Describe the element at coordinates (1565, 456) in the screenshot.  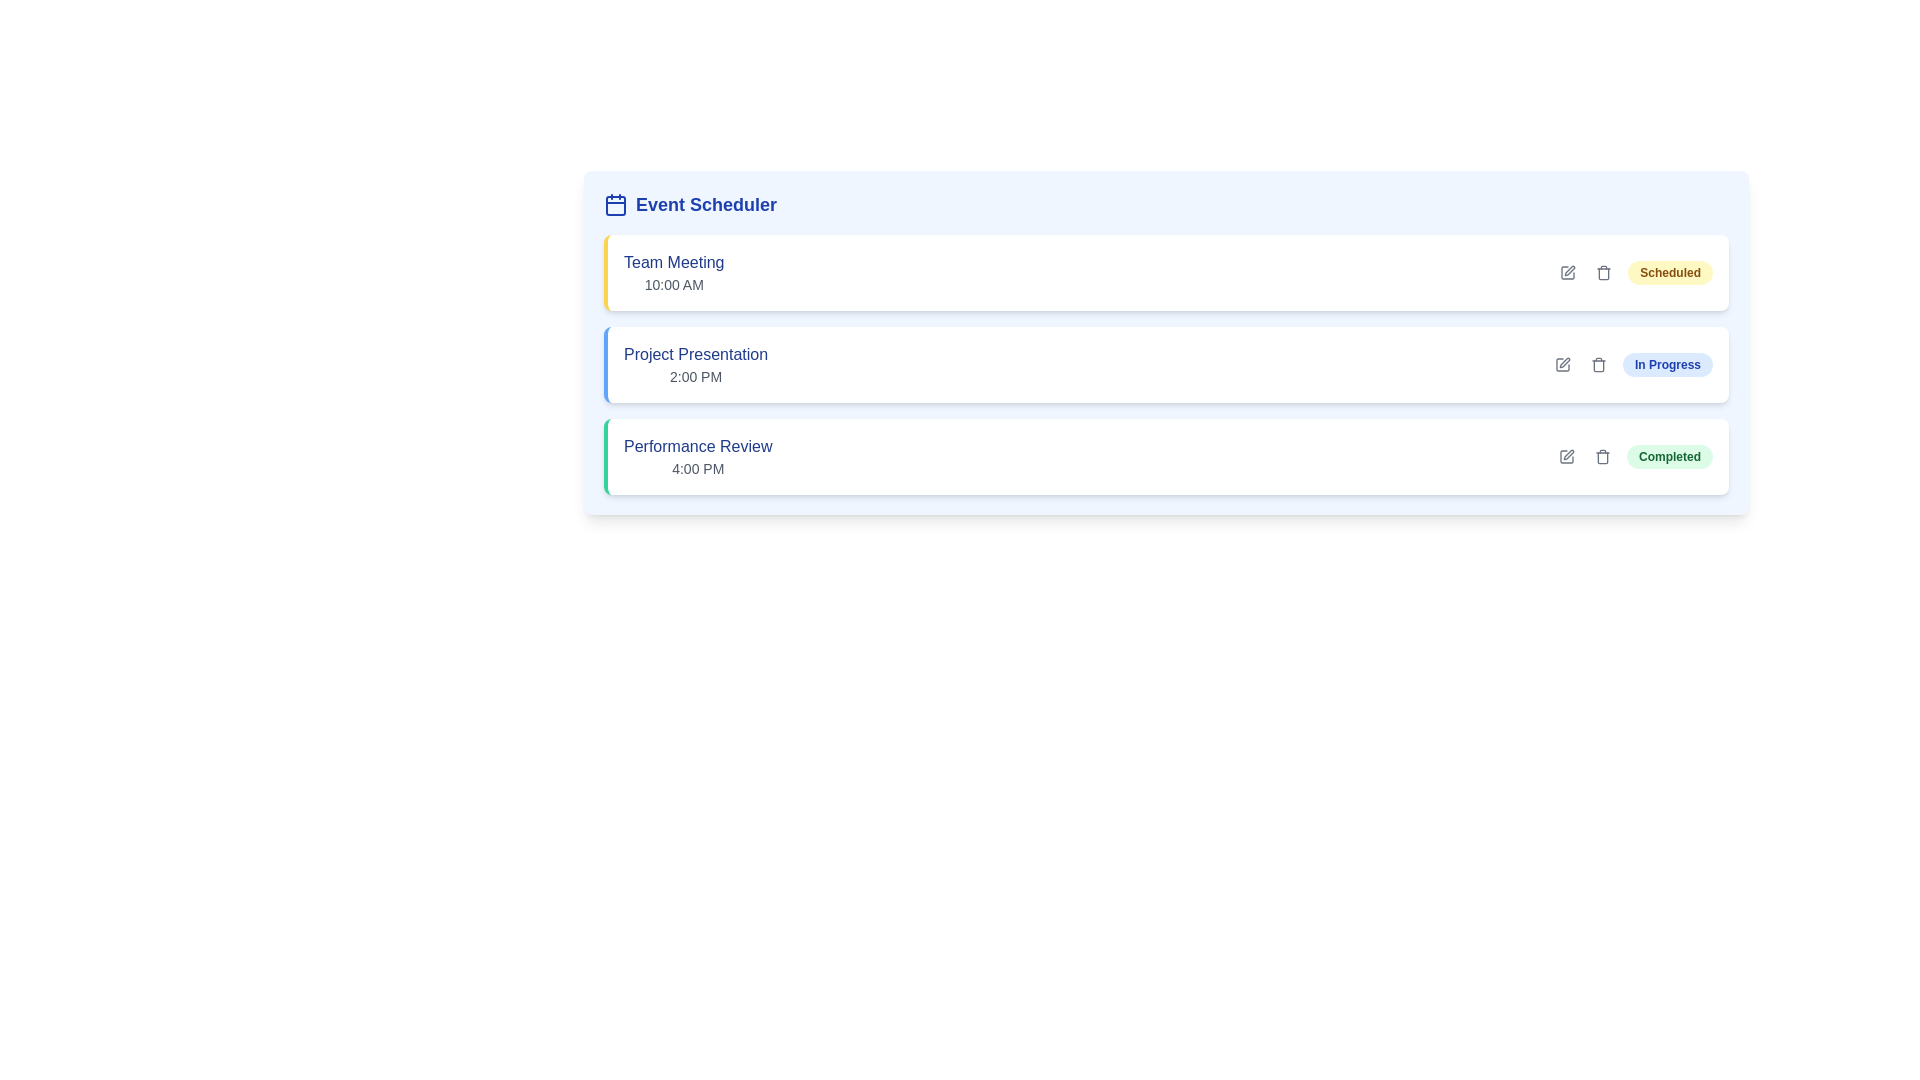
I see `the small, circular edit button with a gray border located adjacent to the text 'Completed' in the 'Event Scheduler' list` at that location.